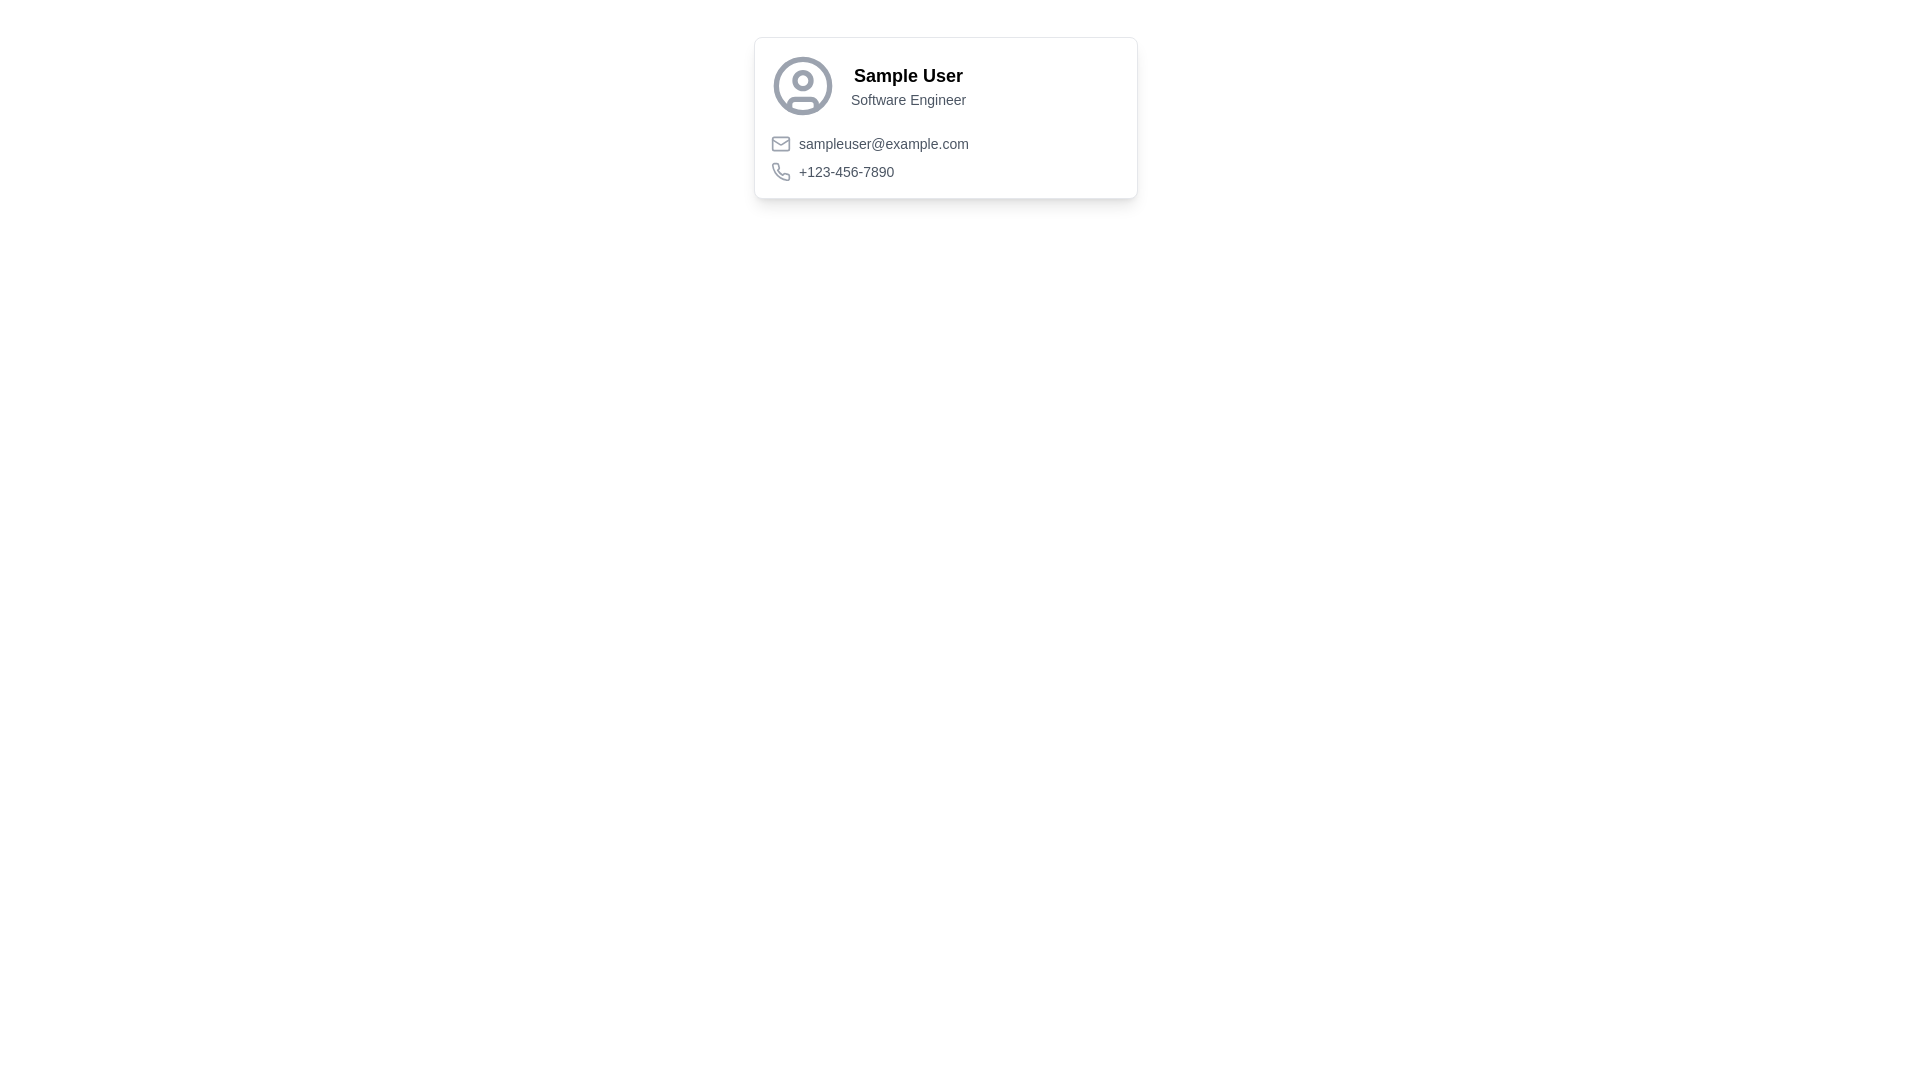 Image resolution: width=1920 pixels, height=1080 pixels. What do you see at coordinates (802, 79) in the screenshot?
I see `the SVG Circle representing the user's face in the profile icon, located at the center top area of the circular user profile image` at bounding box center [802, 79].